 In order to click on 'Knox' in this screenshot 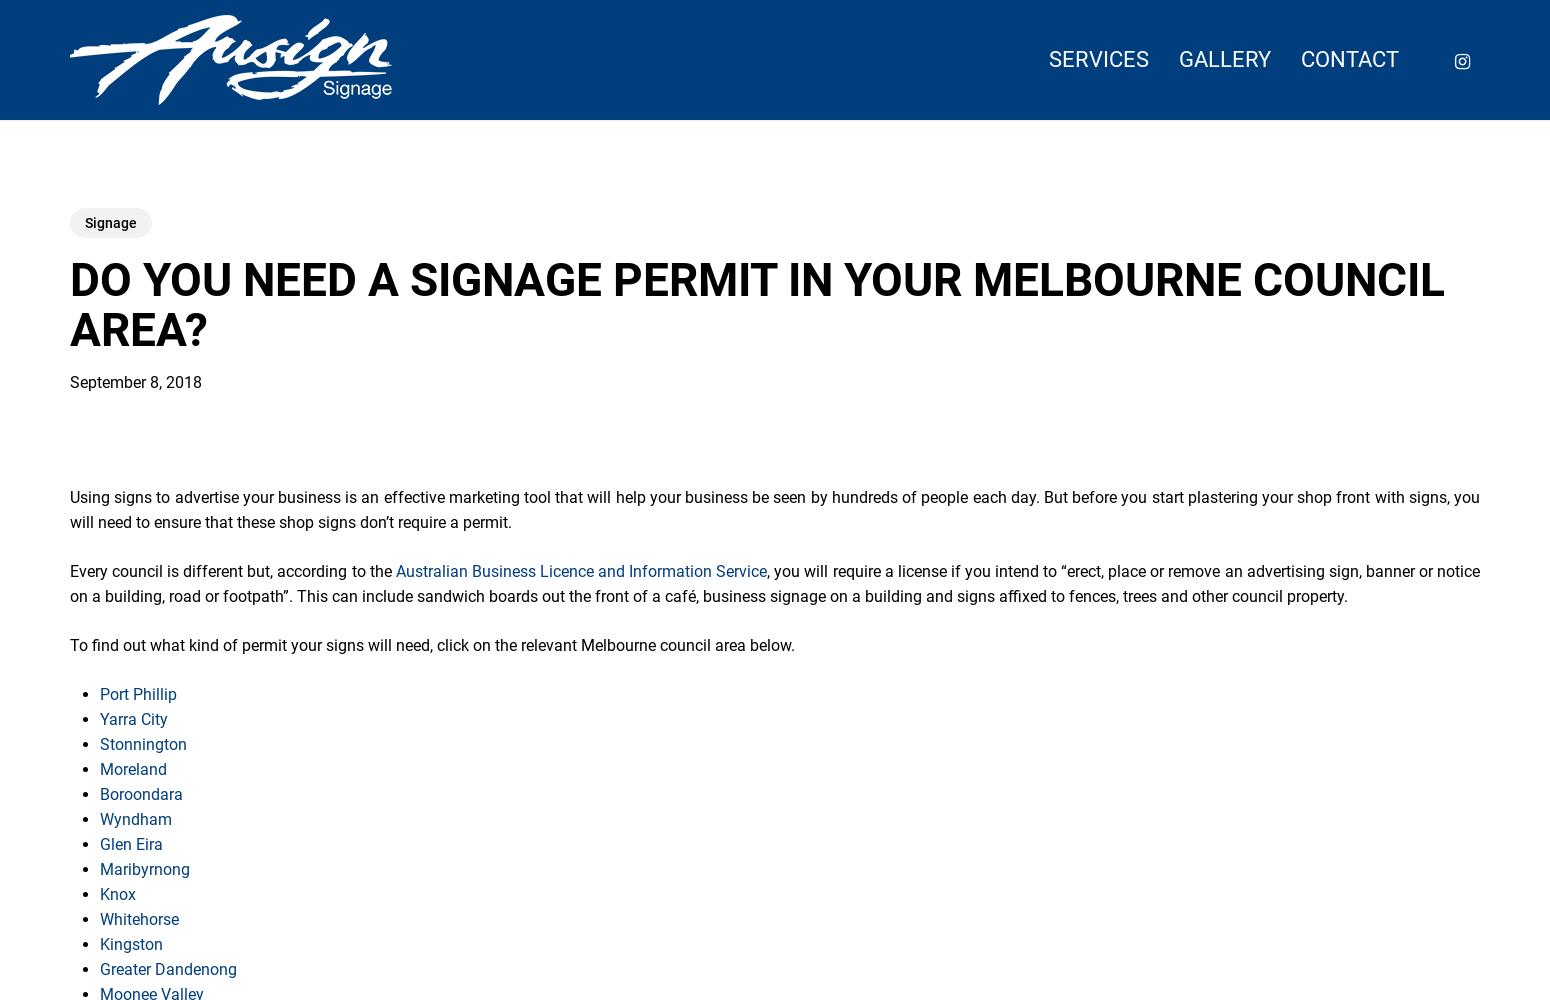, I will do `click(117, 894)`.